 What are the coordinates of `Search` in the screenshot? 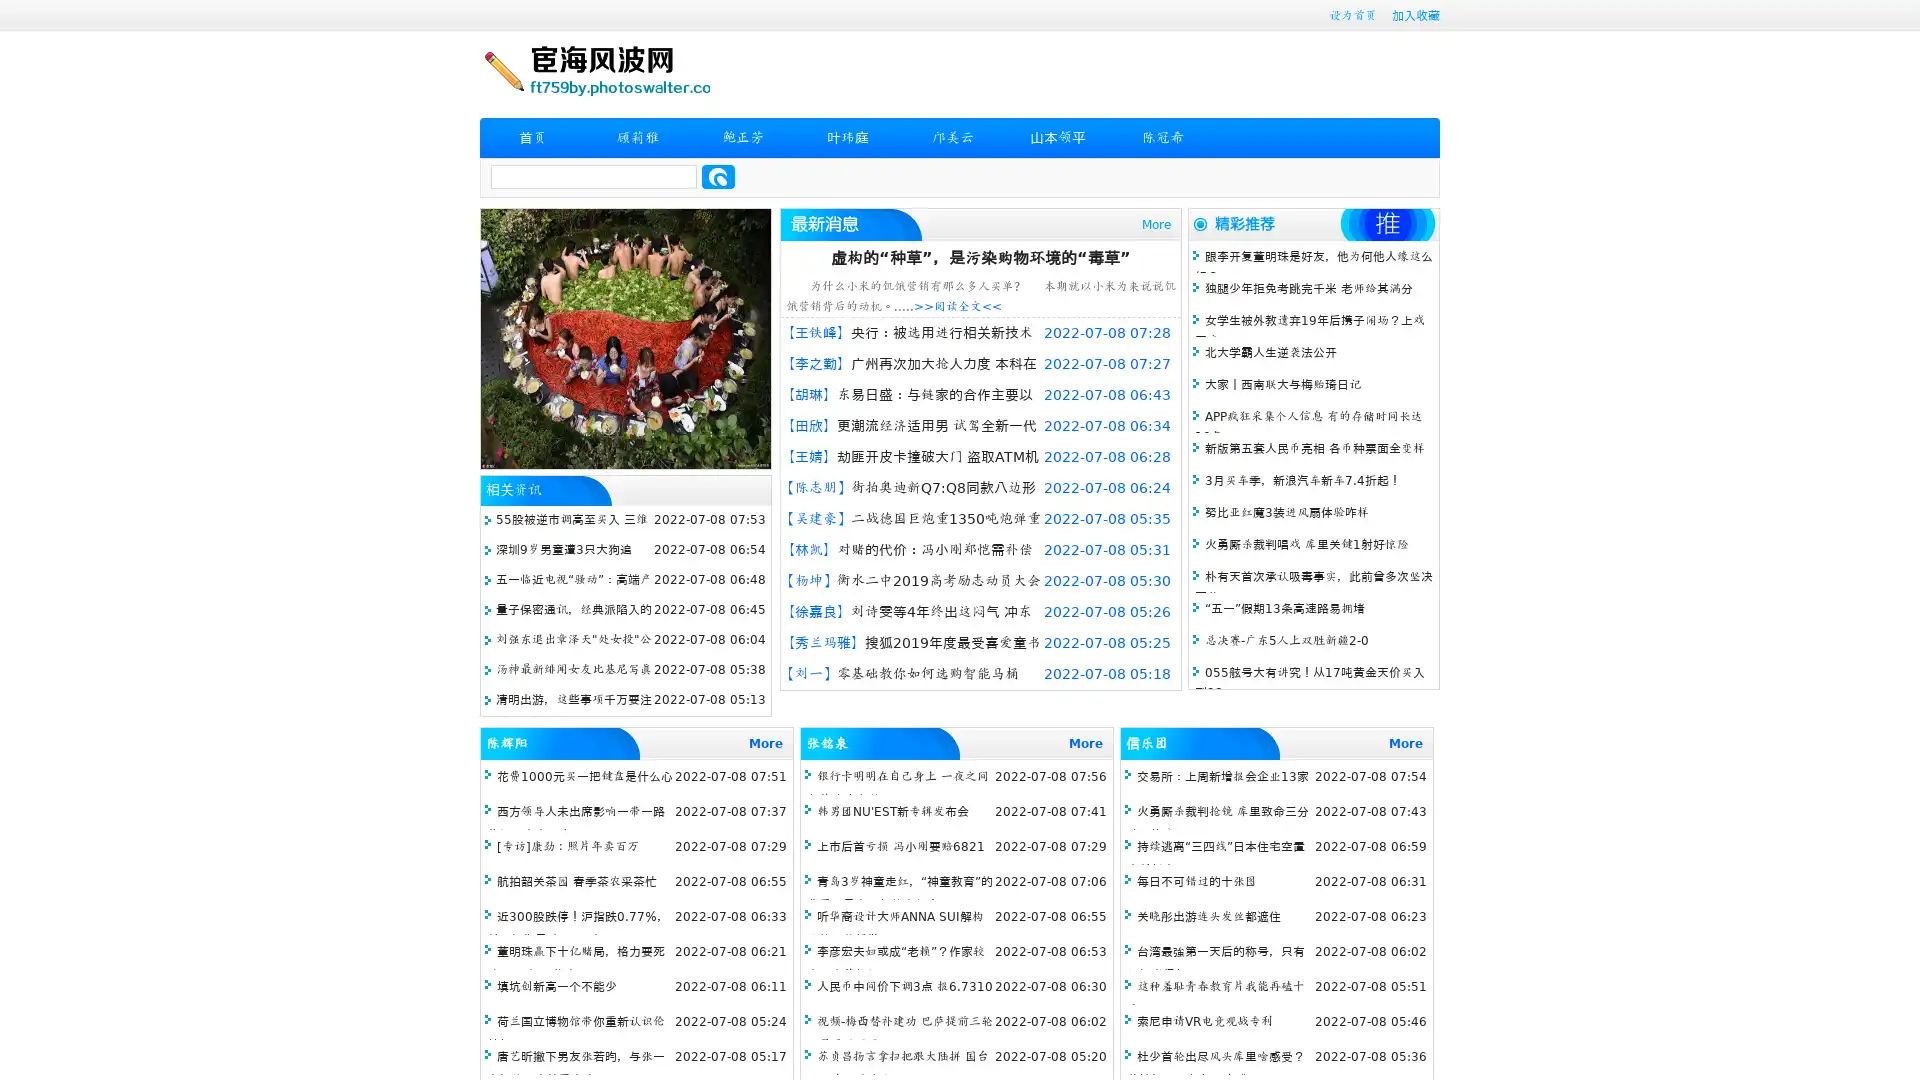 It's located at (718, 176).